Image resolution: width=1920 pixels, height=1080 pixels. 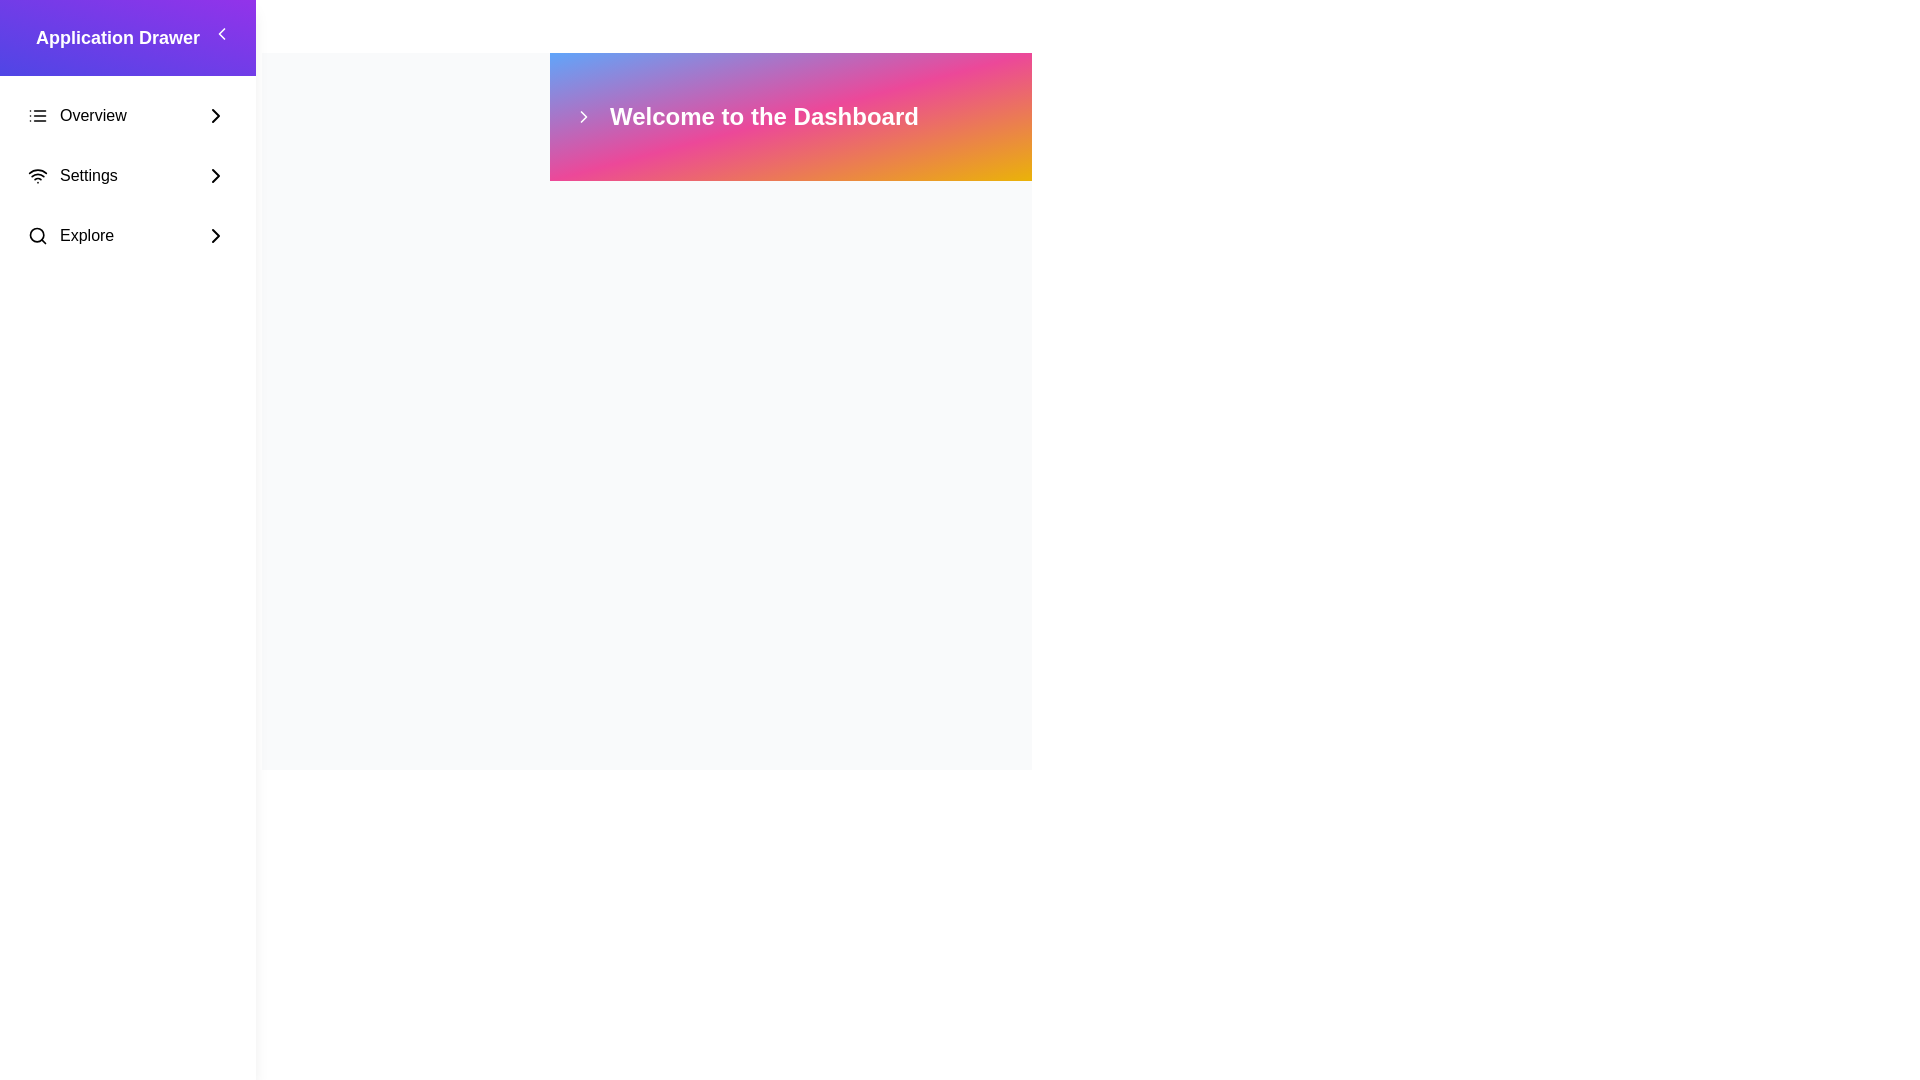 What do you see at coordinates (86, 234) in the screenshot?
I see `text label 'Explore' which identifies the 'Explore' section in the navigational sidebar, located between a search icon and a right-pointing arrow icon` at bounding box center [86, 234].